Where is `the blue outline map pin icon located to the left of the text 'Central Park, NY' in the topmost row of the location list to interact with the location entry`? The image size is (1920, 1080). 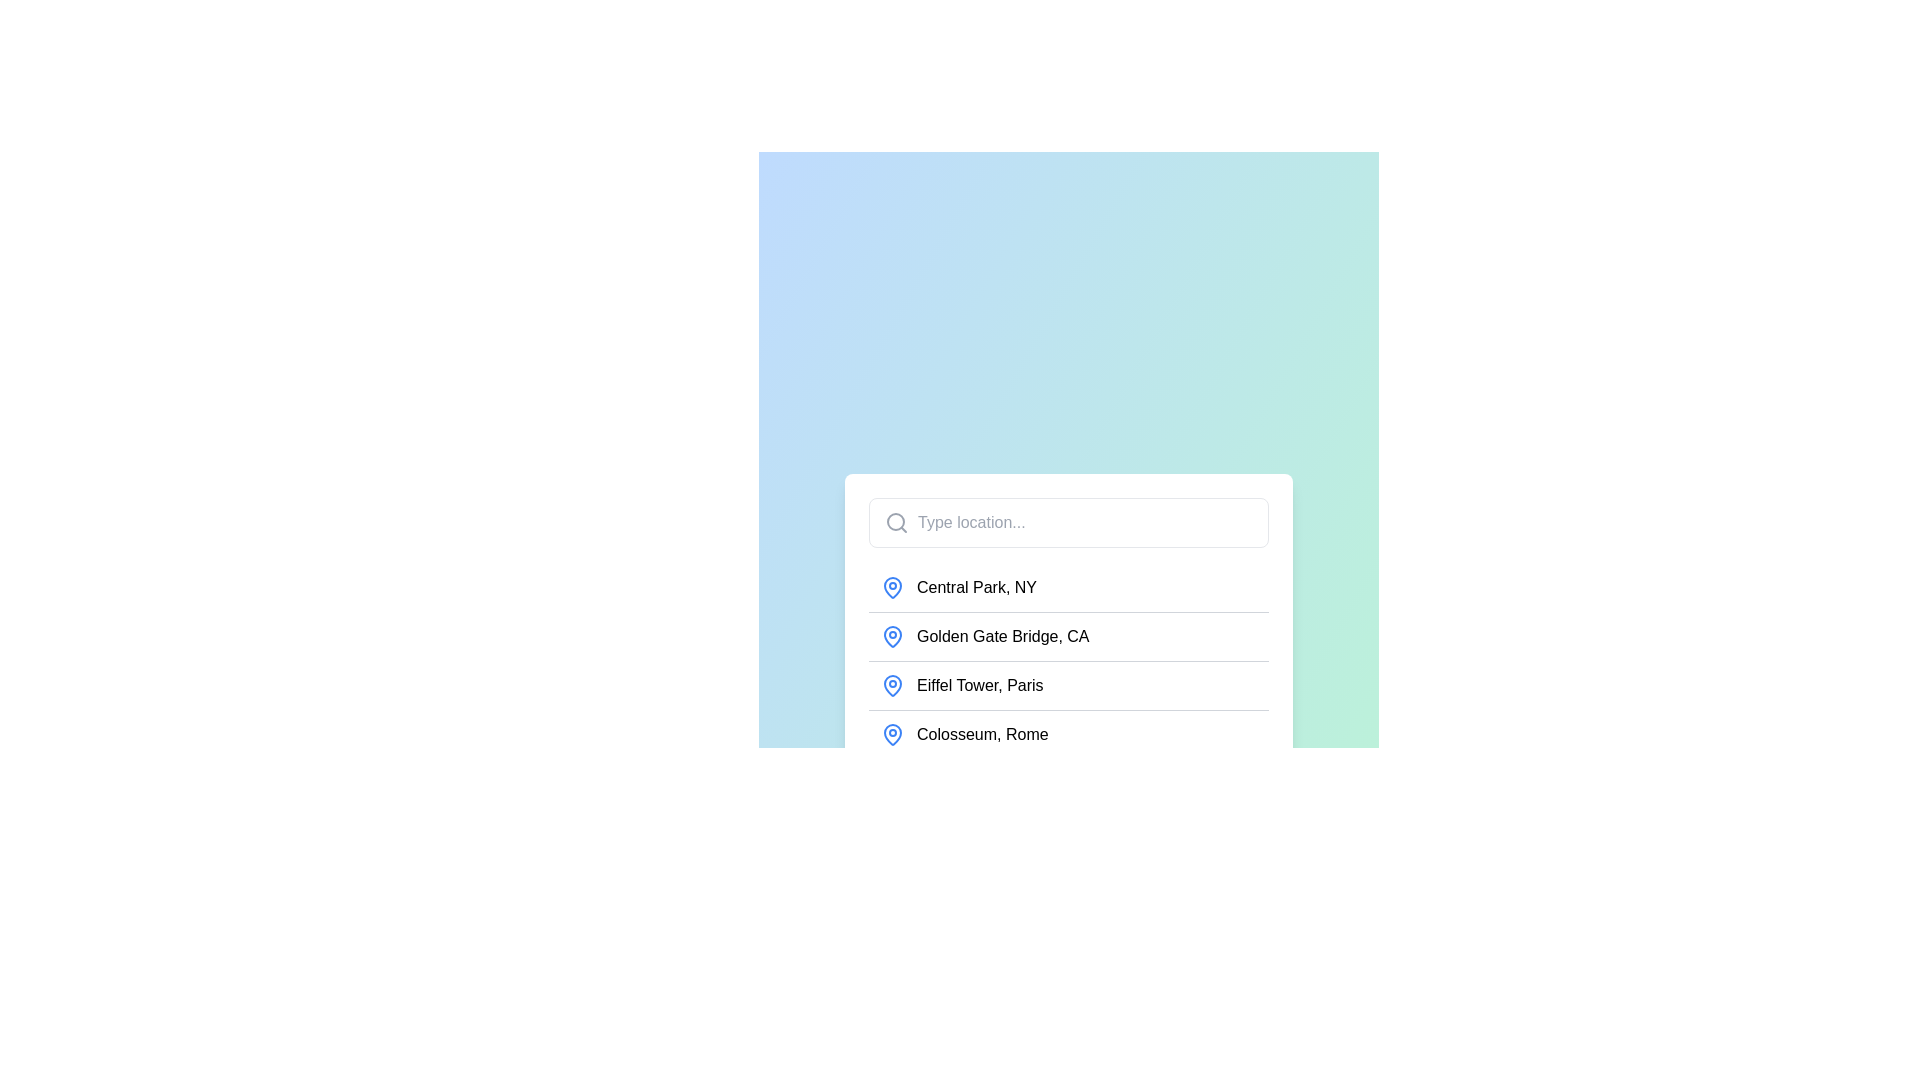 the blue outline map pin icon located to the left of the text 'Central Park, NY' in the topmost row of the location list to interact with the location entry is located at coordinates (891, 586).